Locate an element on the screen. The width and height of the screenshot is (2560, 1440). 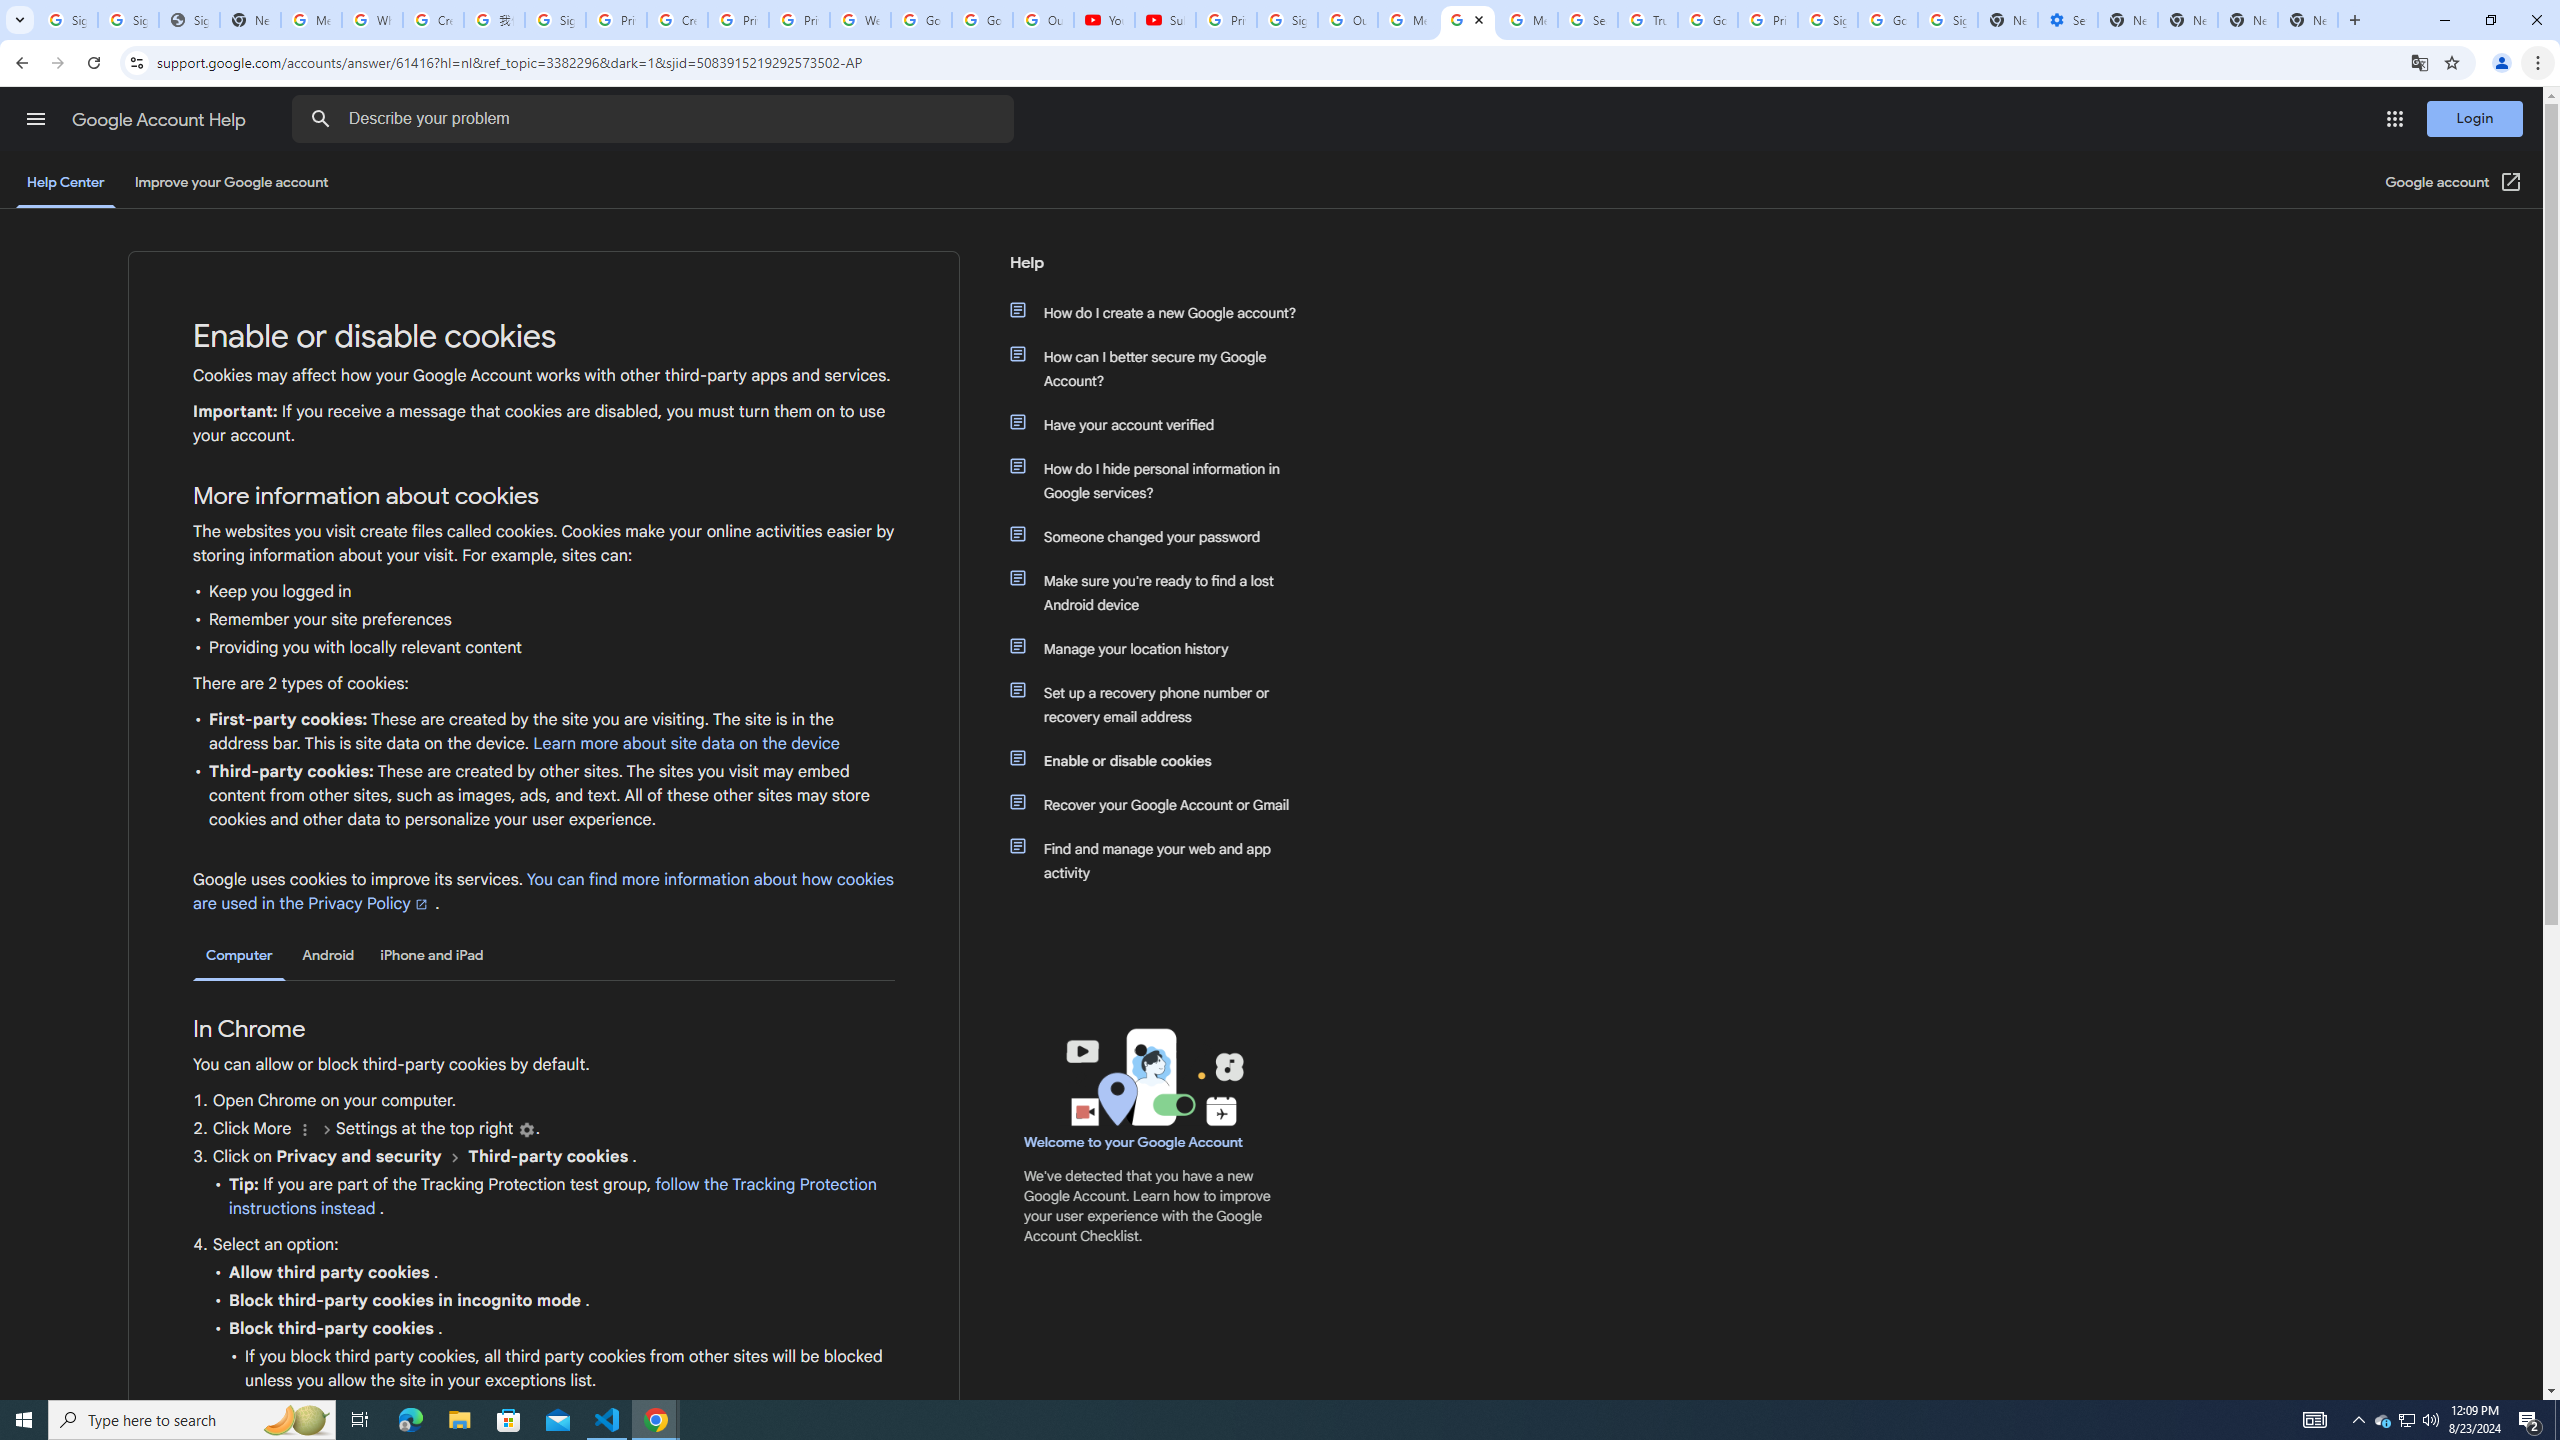
'Google Account Help' is located at coordinates (160, 119).